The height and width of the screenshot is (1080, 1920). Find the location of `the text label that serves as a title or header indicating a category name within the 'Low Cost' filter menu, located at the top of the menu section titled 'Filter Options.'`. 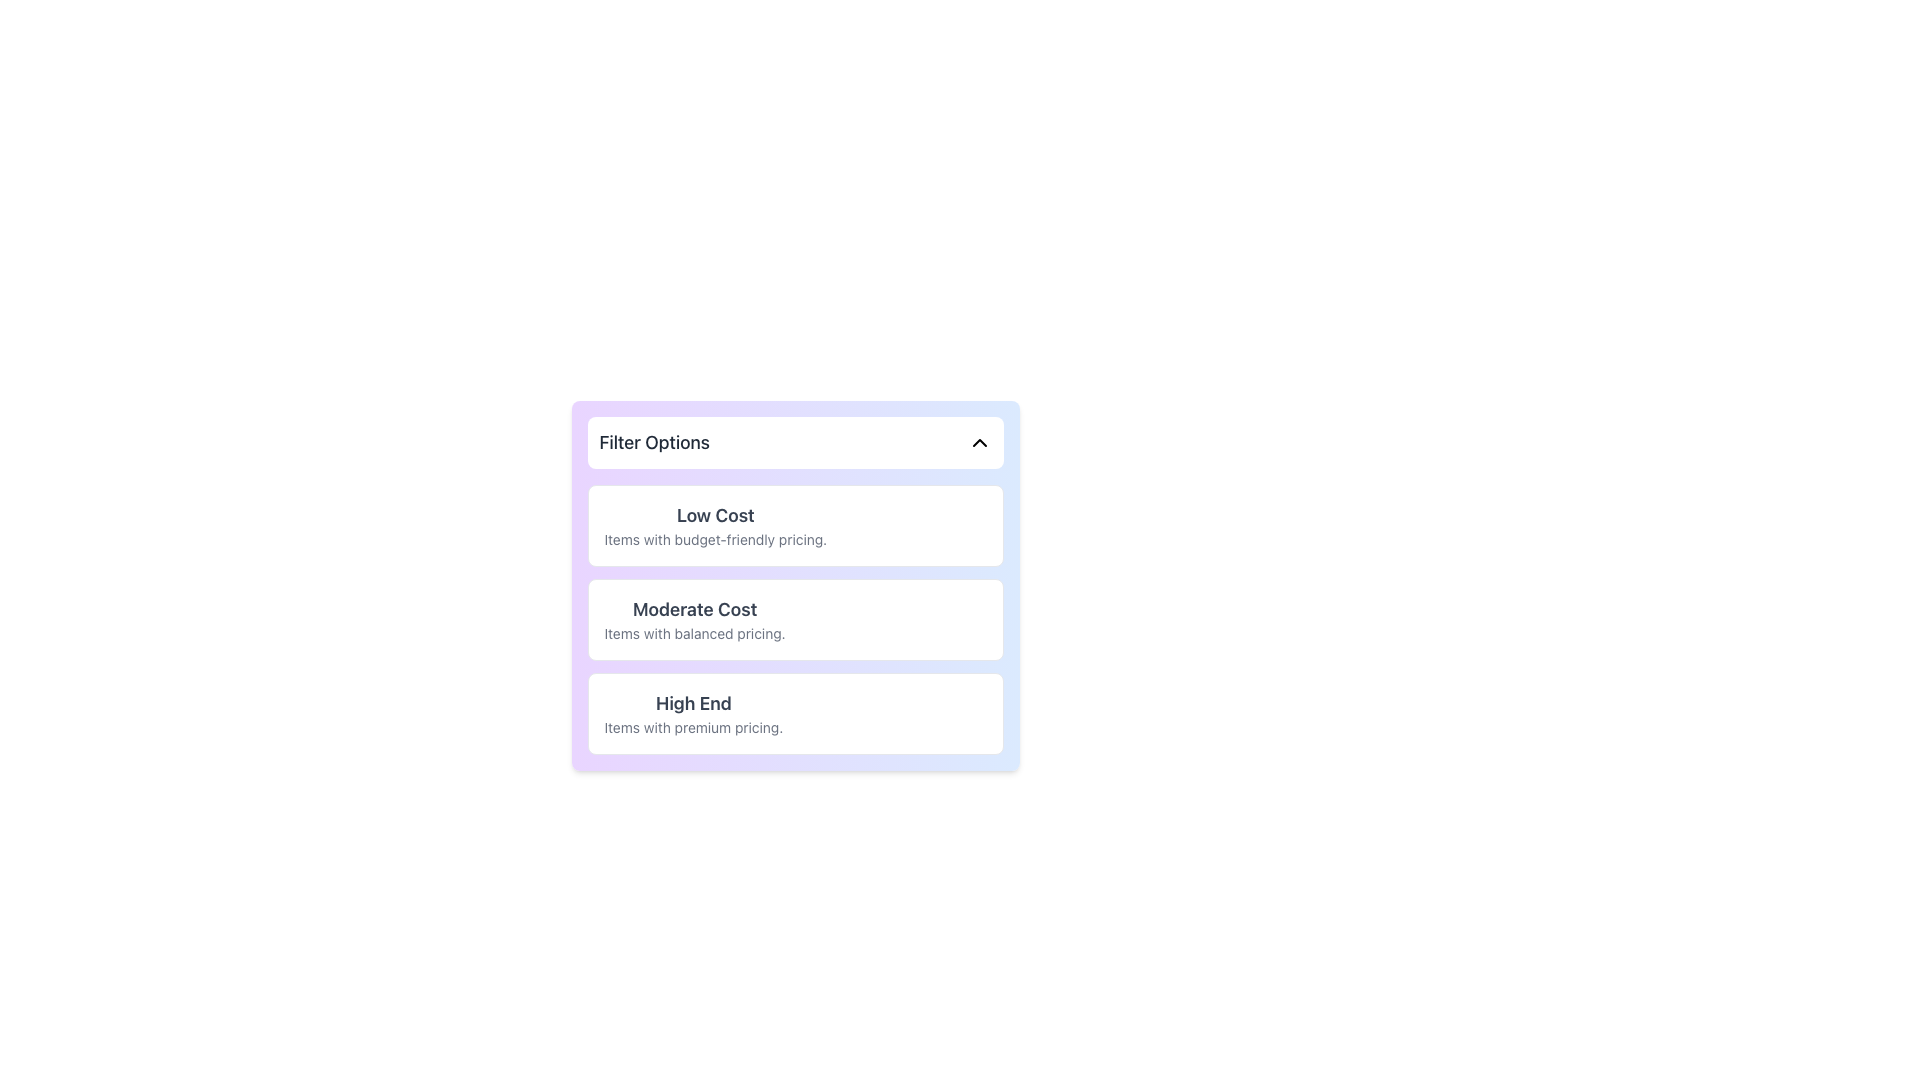

the text label that serves as a title or header indicating a category name within the 'Low Cost' filter menu, located at the top of the menu section titled 'Filter Options.' is located at coordinates (715, 515).